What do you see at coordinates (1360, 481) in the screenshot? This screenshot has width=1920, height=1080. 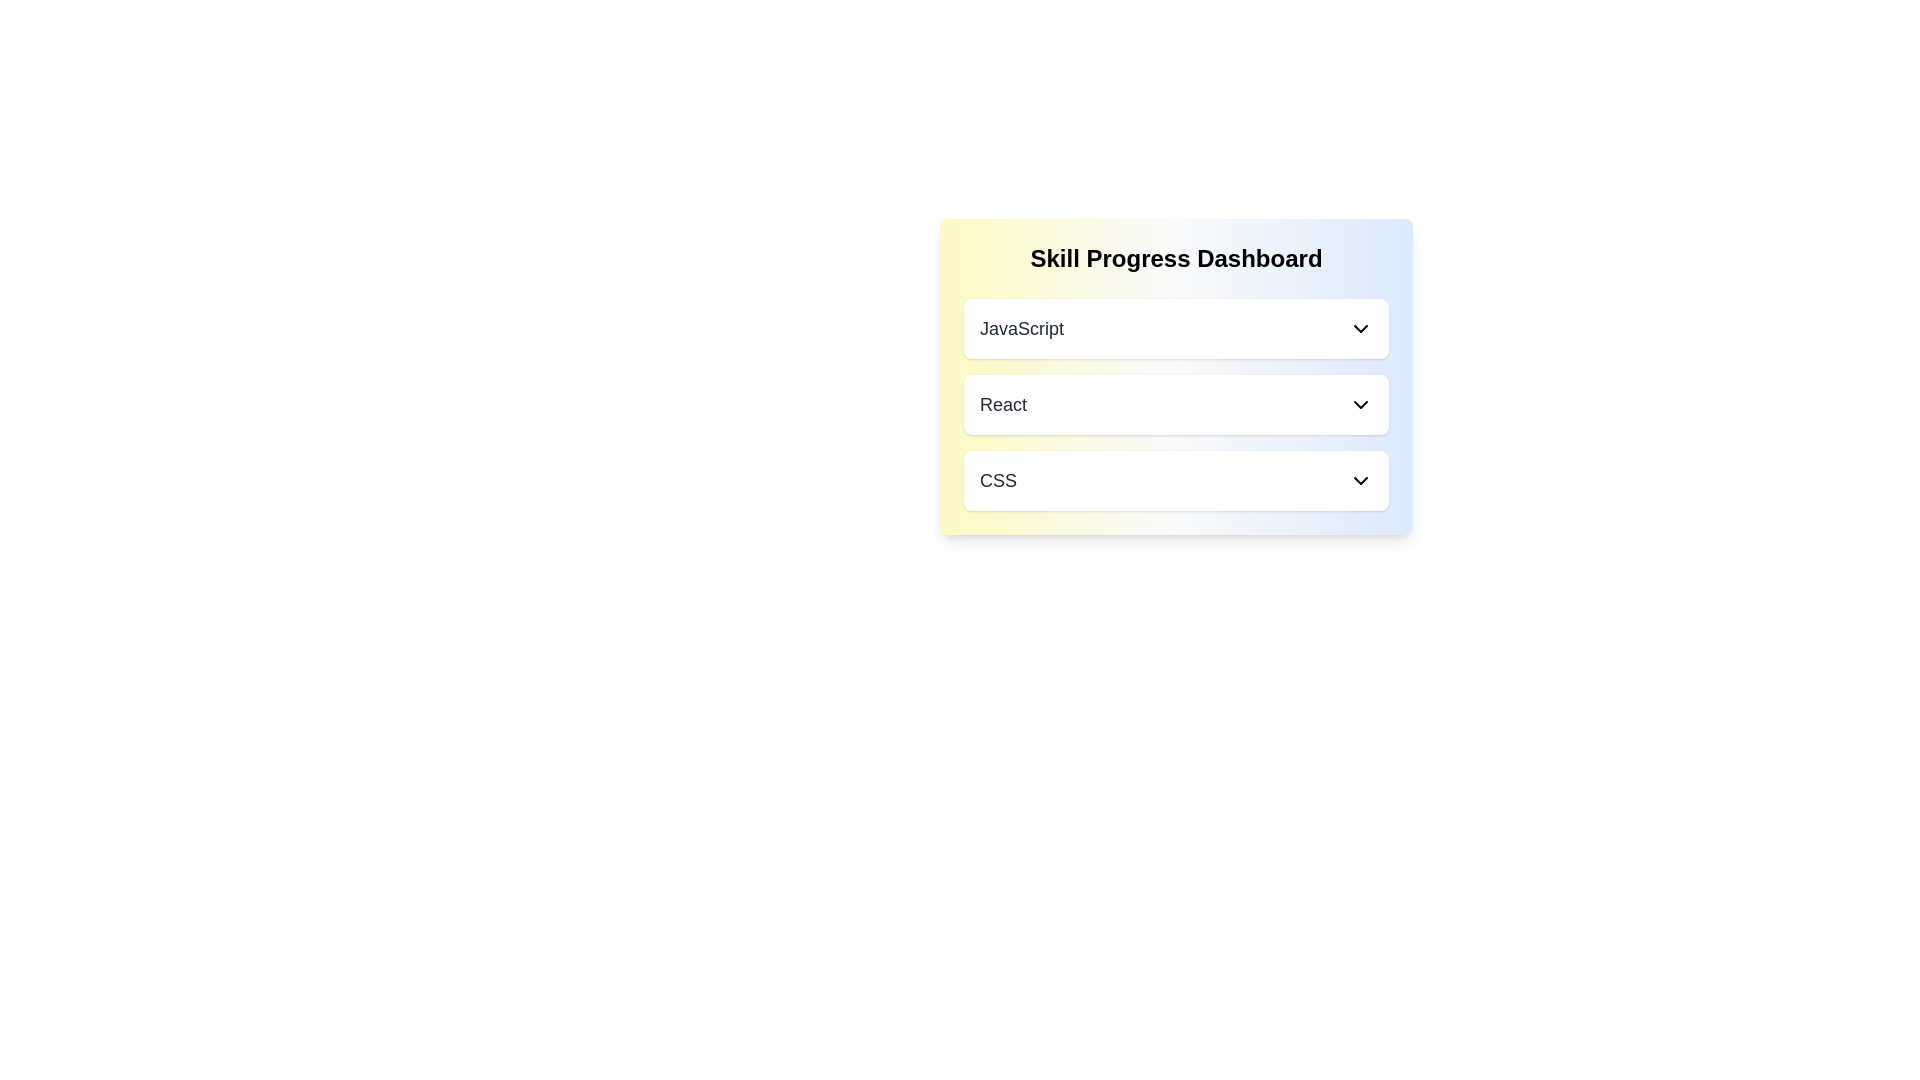 I see `the icon button located to the right of the 'CSS' label to potentially display a tooltip` at bounding box center [1360, 481].